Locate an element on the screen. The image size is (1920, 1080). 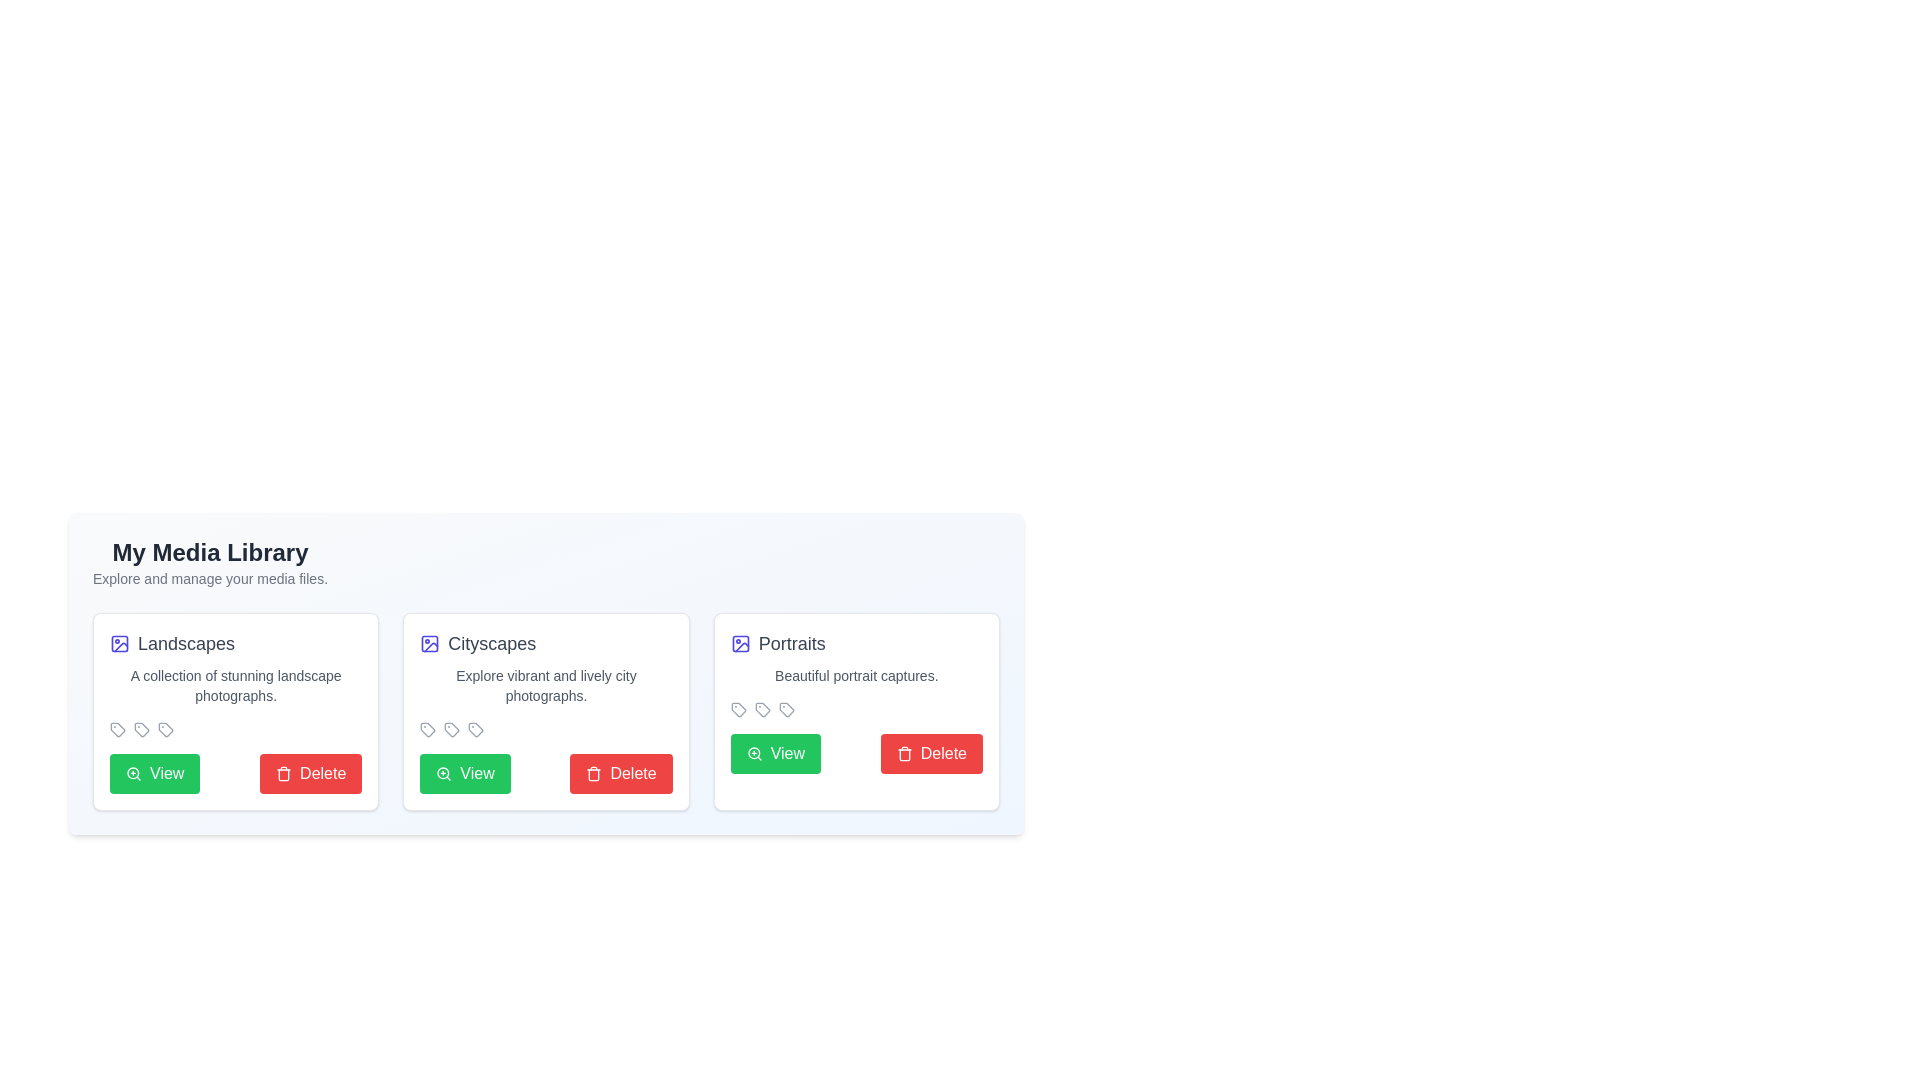
the 'View' text label element, which is styled with a white font on a green background and is located in the first green button in the 'My Media Library' interface, below the 'Landscapes' card is located at coordinates (167, 773).